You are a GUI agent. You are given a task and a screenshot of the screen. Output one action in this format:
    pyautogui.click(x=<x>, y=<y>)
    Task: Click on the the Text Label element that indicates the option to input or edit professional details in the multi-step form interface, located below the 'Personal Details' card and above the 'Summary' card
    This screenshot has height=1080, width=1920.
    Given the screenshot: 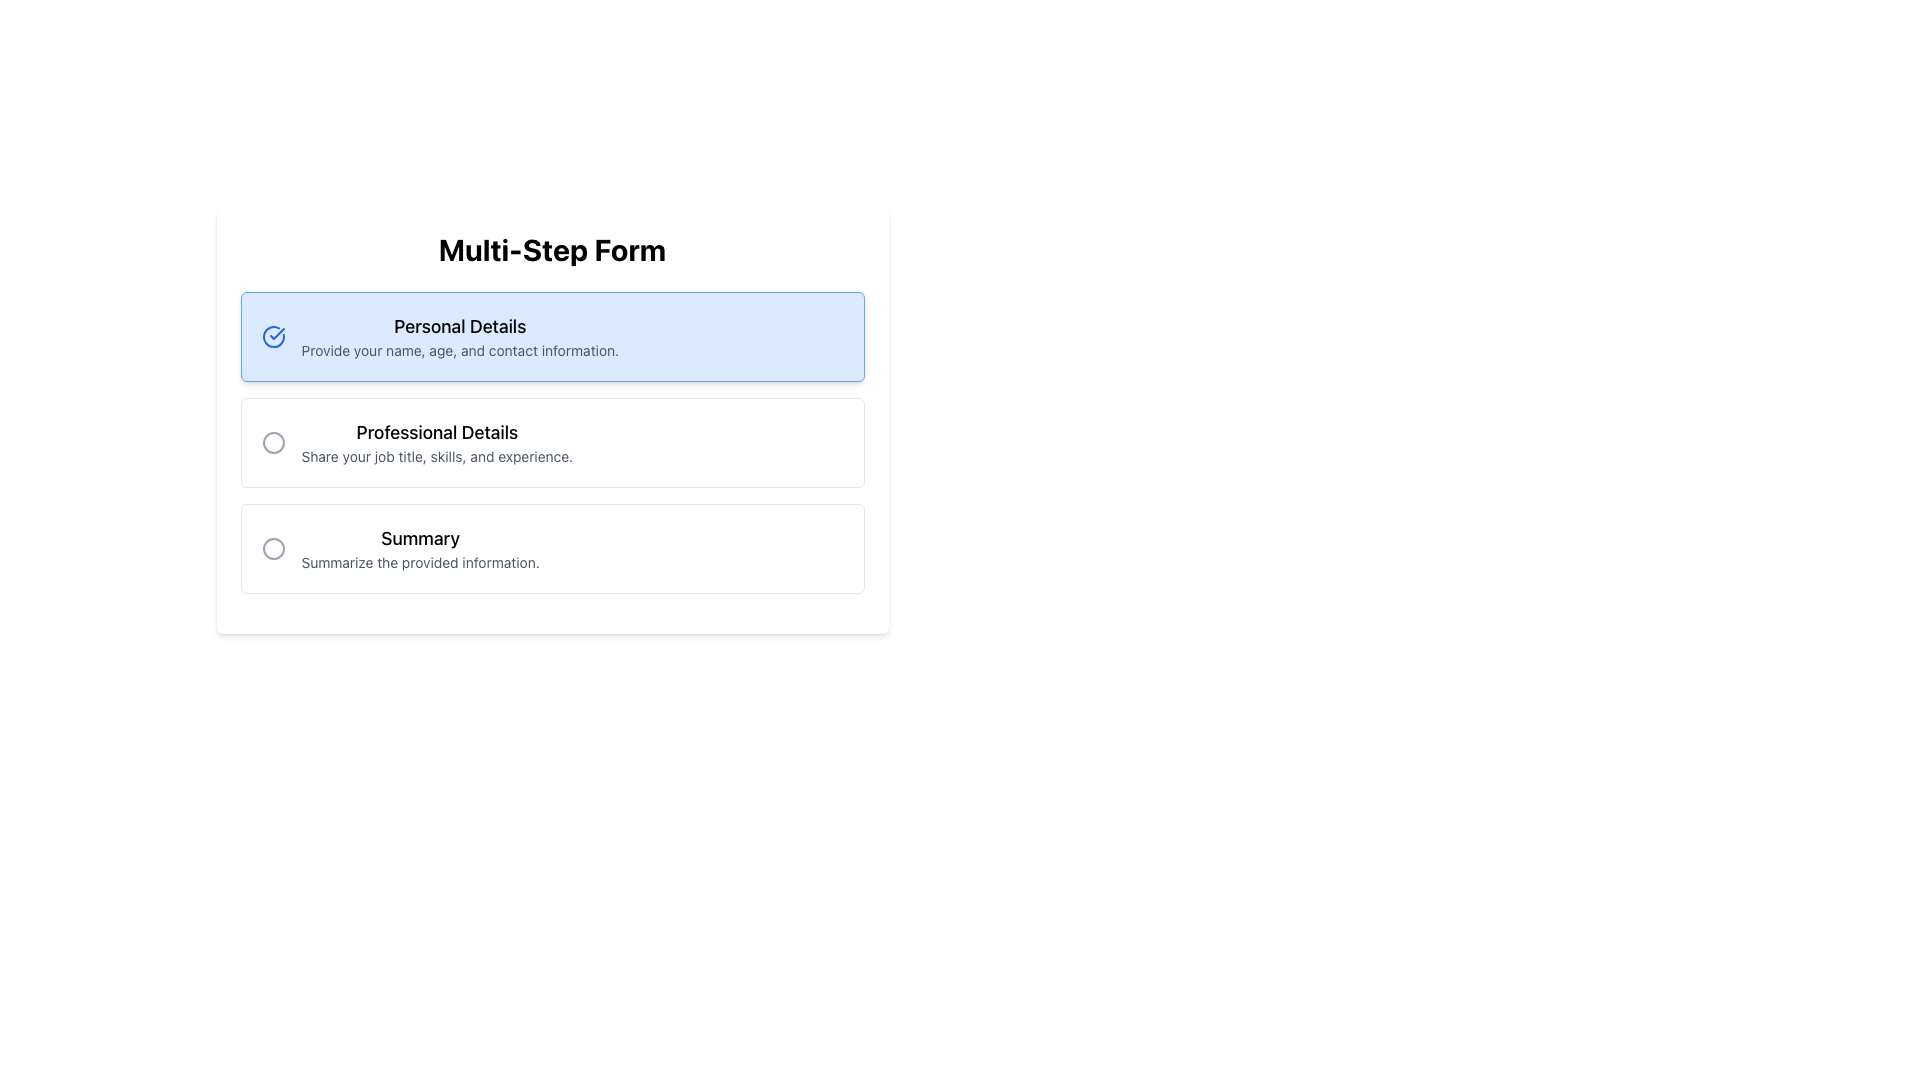 What is the action you would take?
    pyautogui.click(x=436, y=442)
    